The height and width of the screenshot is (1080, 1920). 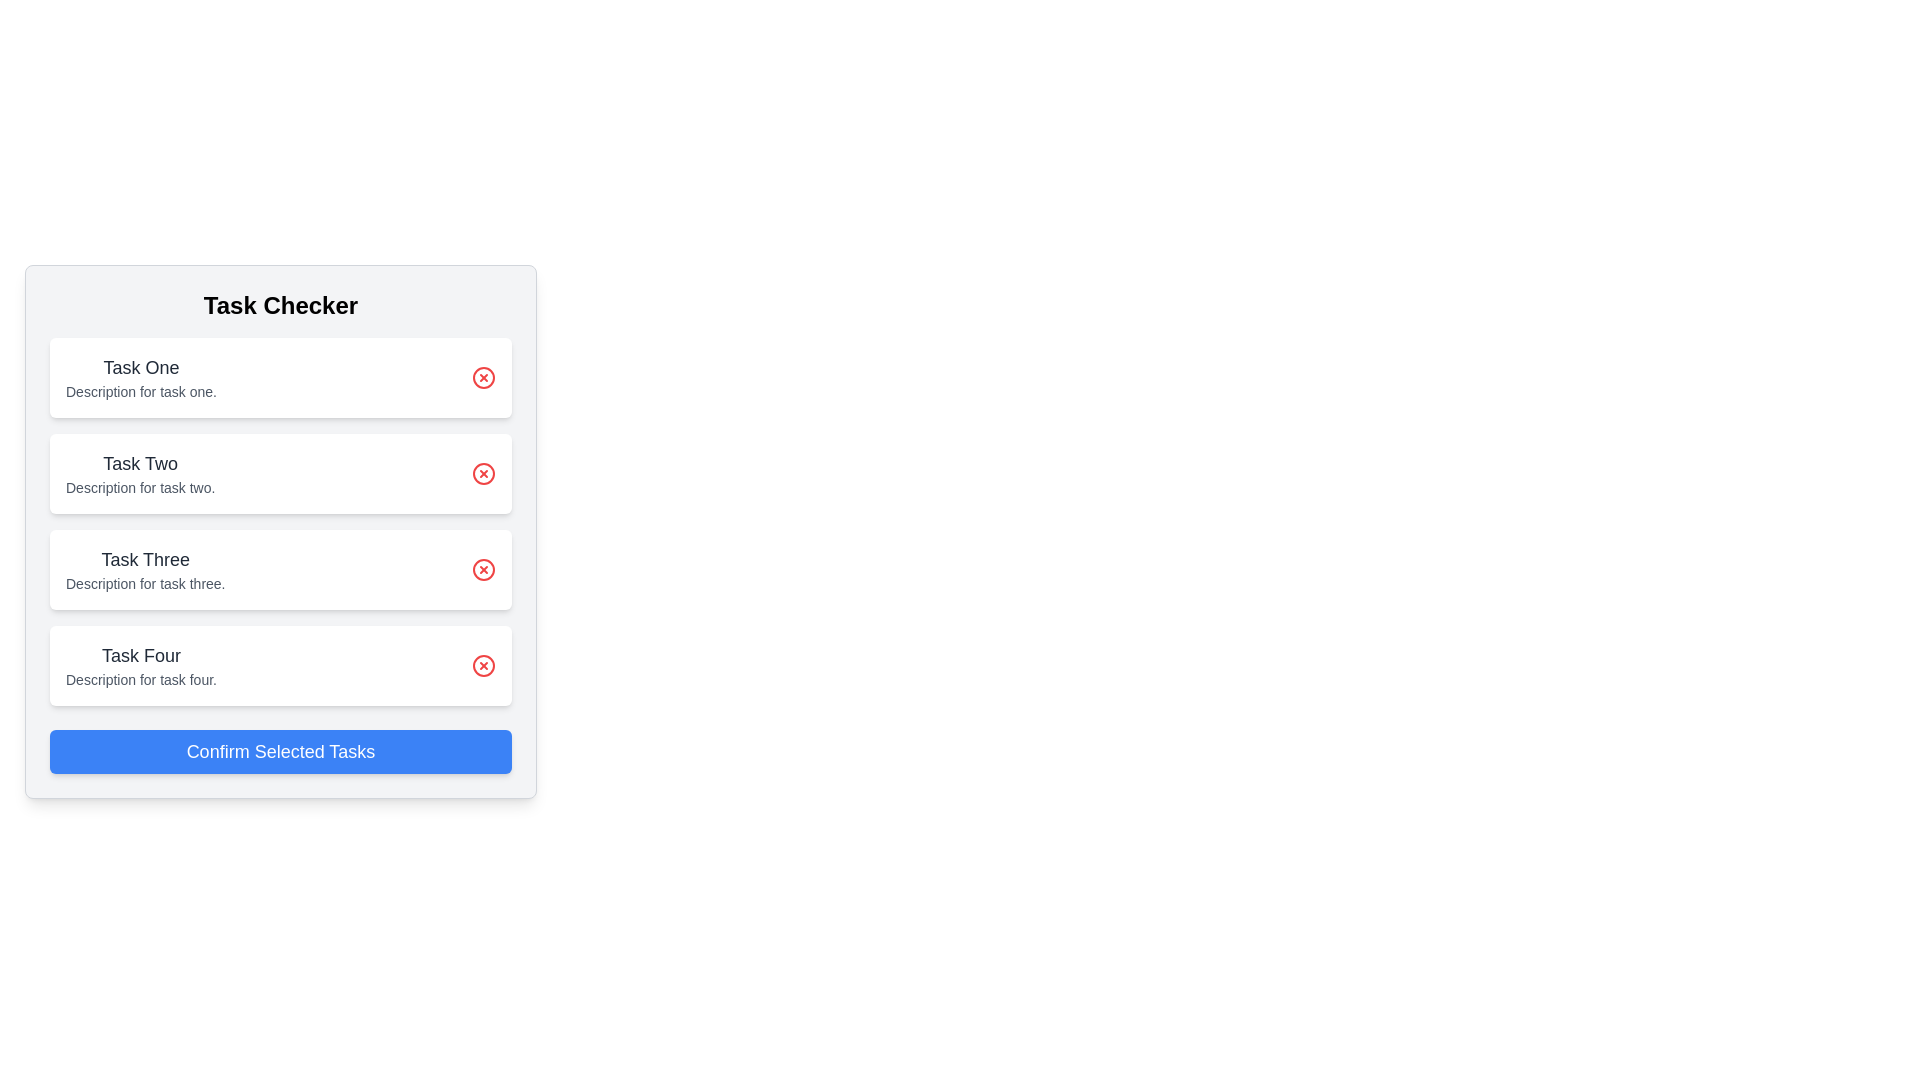 I want to click on the Text Label that identifies the second task in the task list, located beneath 'Task One' and above 'Task Three', so click(x=139, y=463).